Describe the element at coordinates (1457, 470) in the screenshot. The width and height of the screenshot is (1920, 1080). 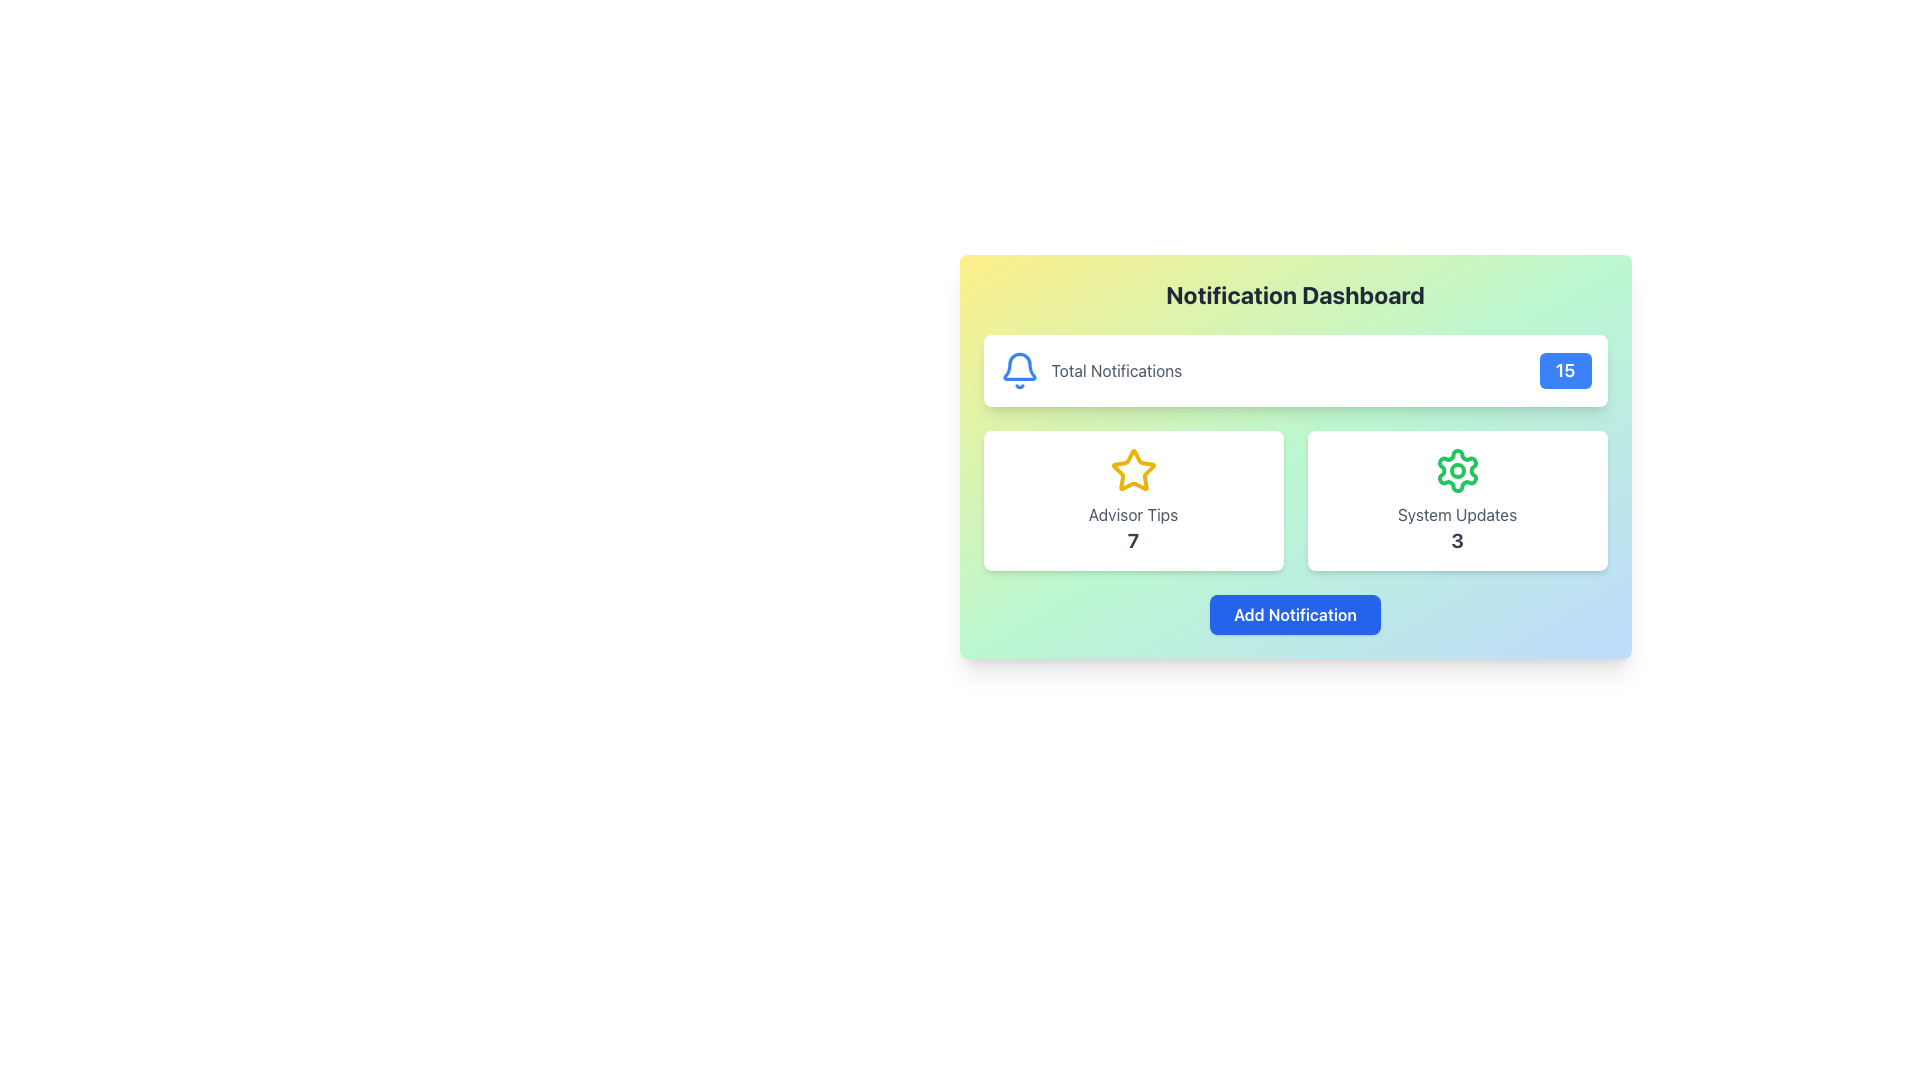
I see `the green gear icon in the 'System Updates' section of the notification dashboard interface, located above the label 'System Updates' and to the right of the number '3'` at that location.